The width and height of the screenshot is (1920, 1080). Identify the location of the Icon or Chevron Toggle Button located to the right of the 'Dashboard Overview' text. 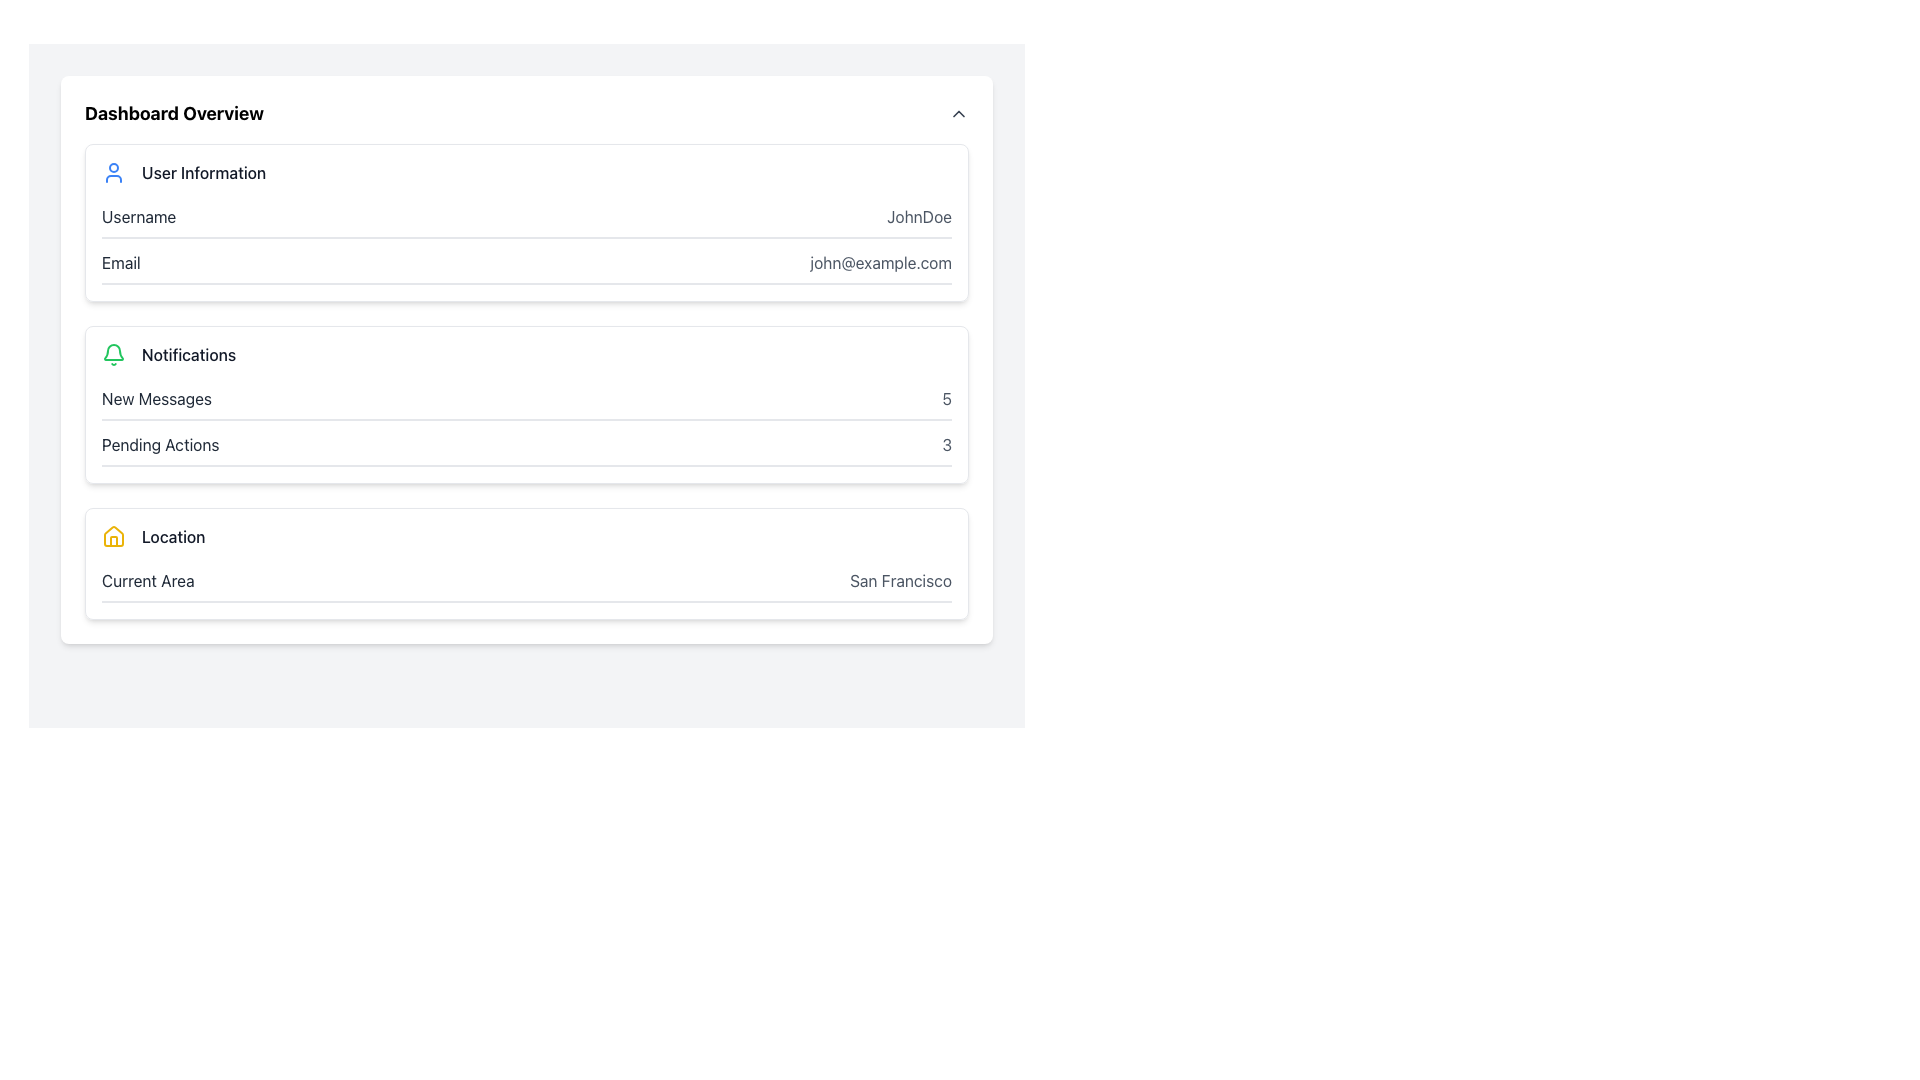
(958, 114).